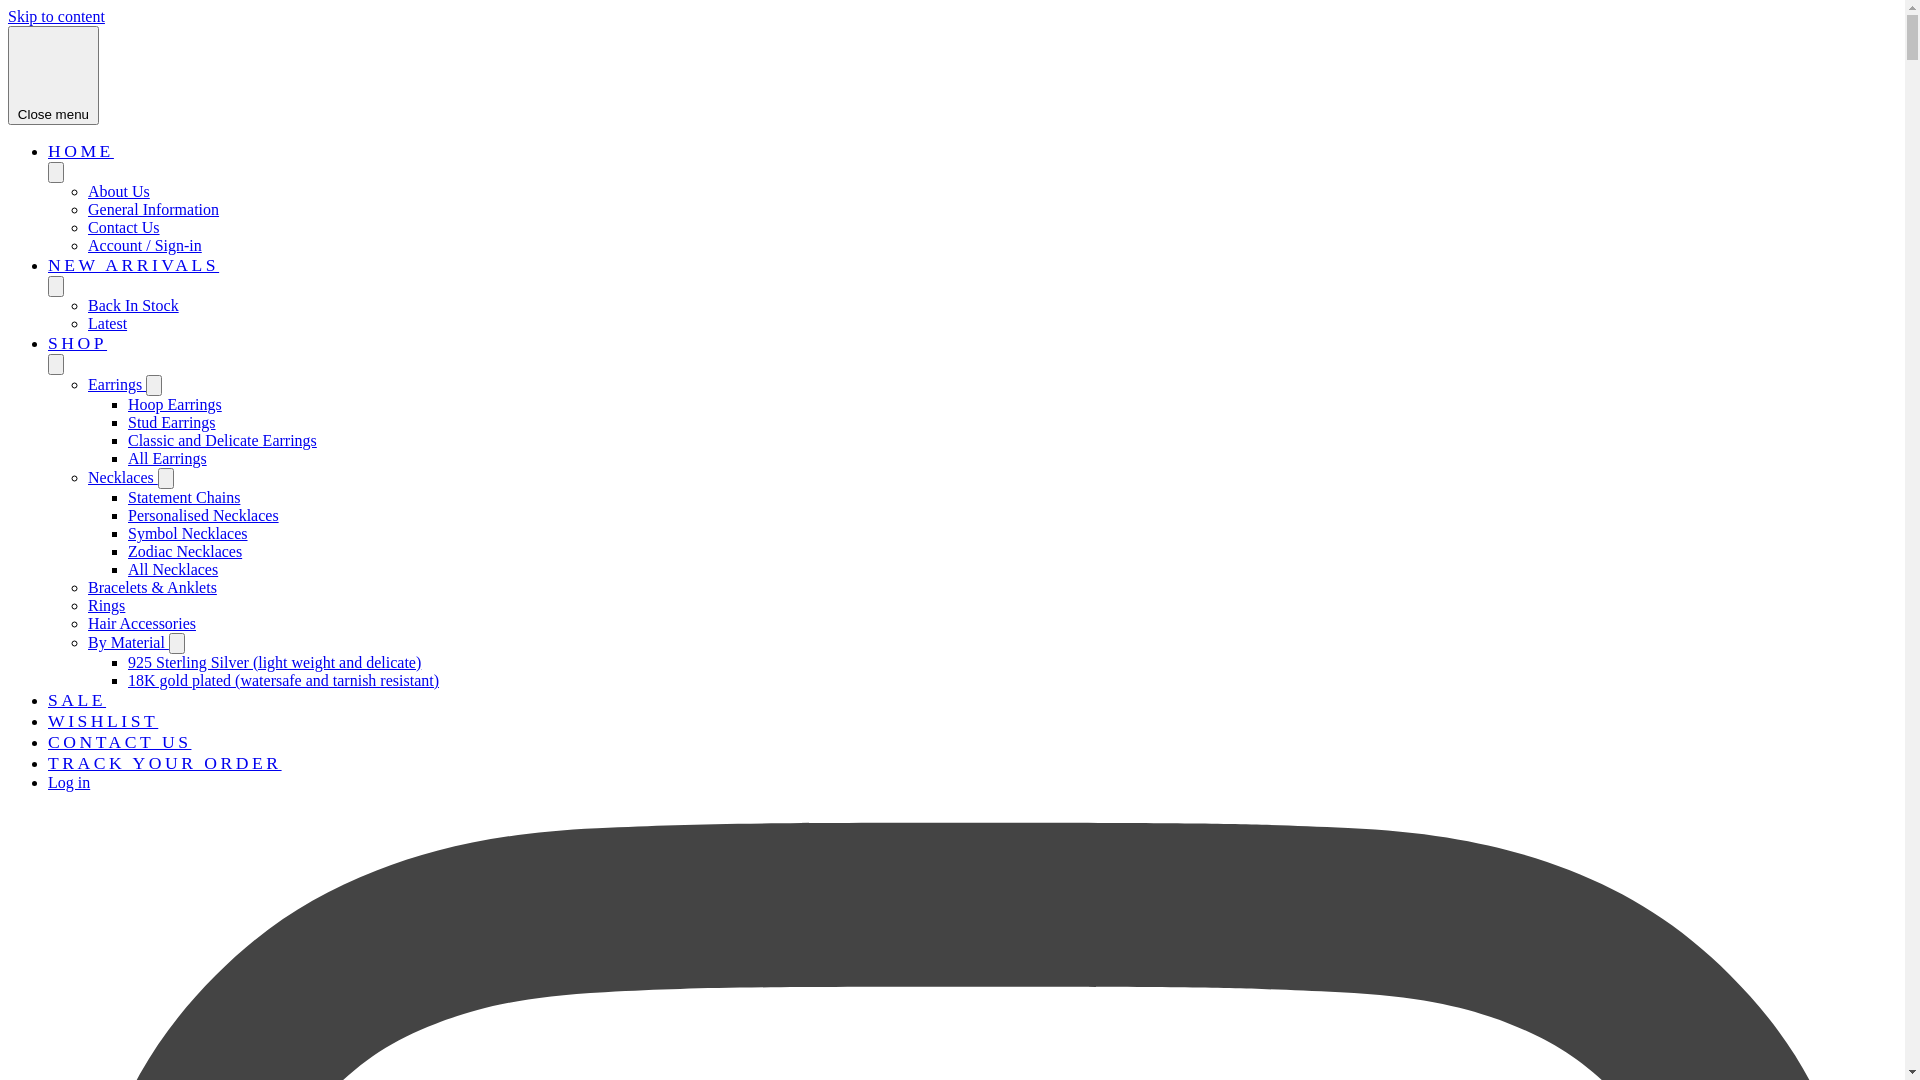  I want to click on 'NEW ARRIVALS', so click(132, 264).